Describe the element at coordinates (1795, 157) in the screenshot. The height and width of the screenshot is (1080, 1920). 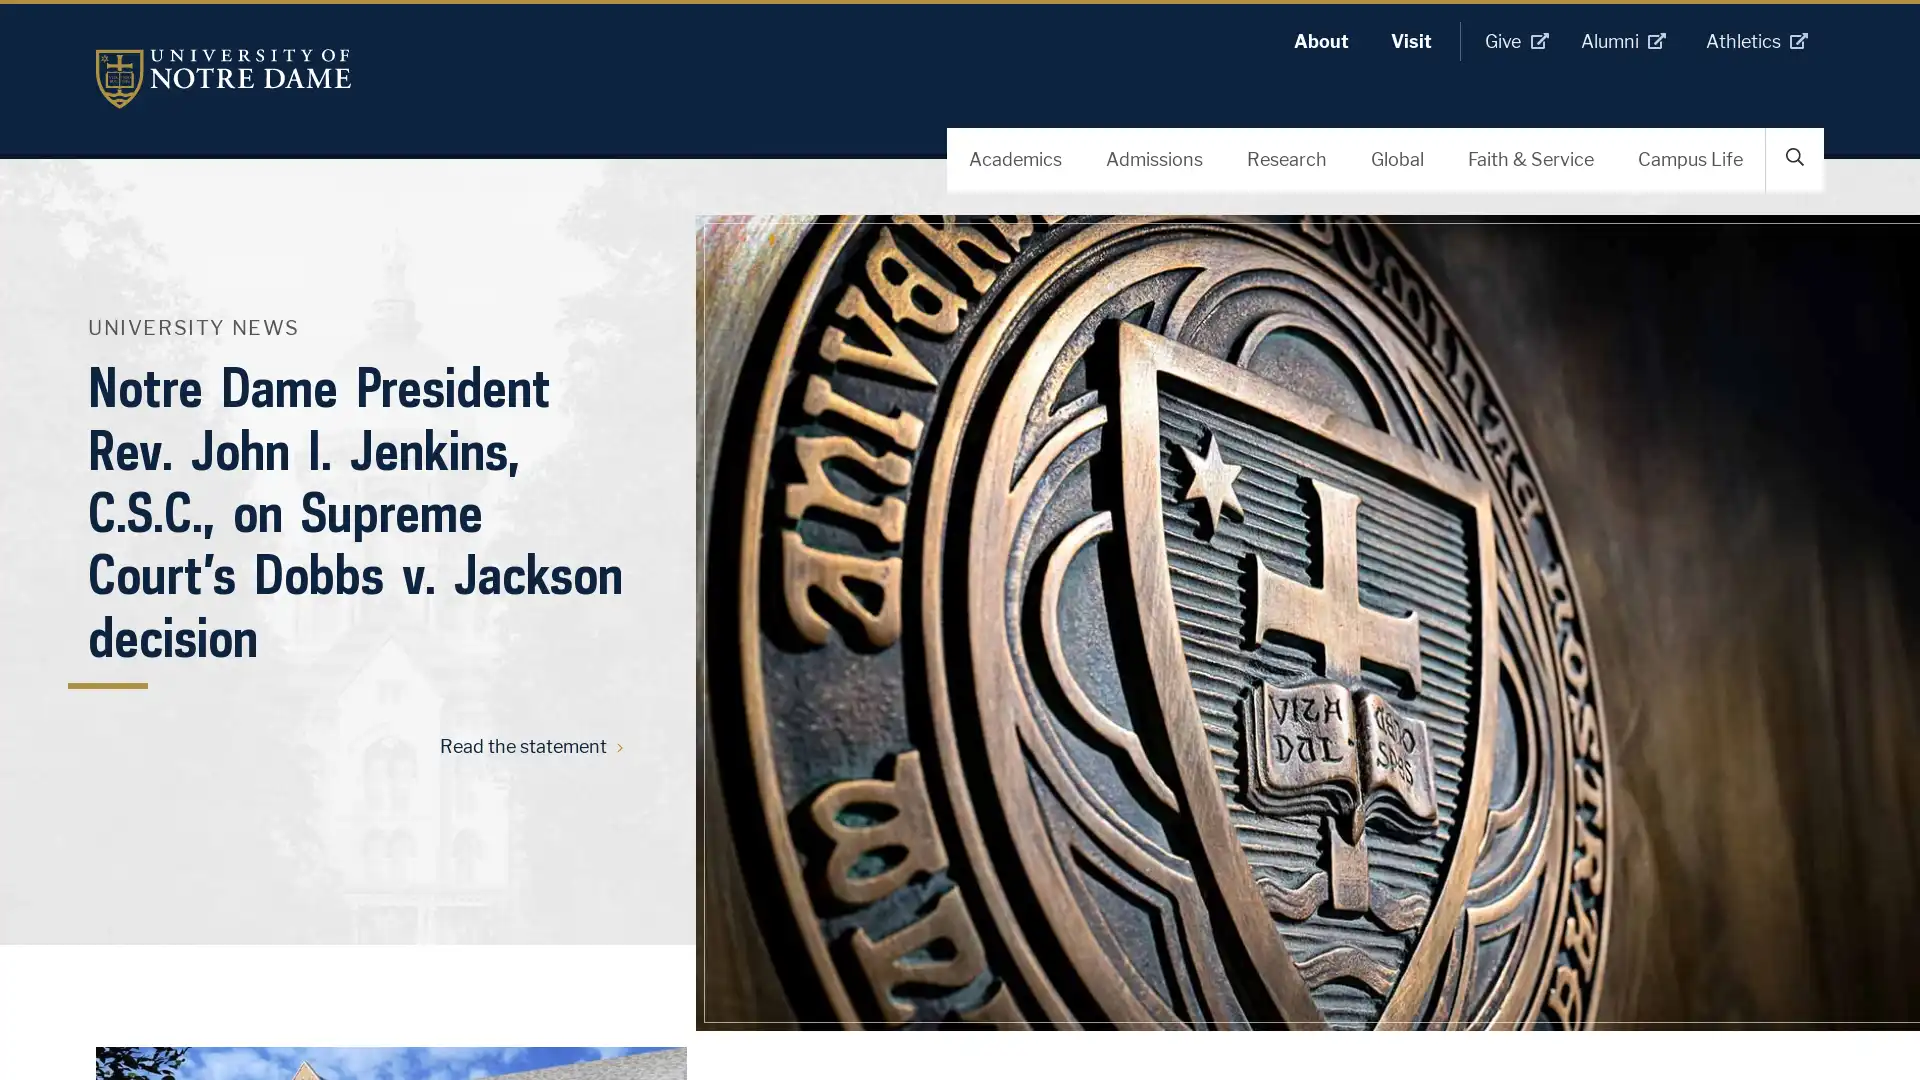
I see `Toggle search` at that location.